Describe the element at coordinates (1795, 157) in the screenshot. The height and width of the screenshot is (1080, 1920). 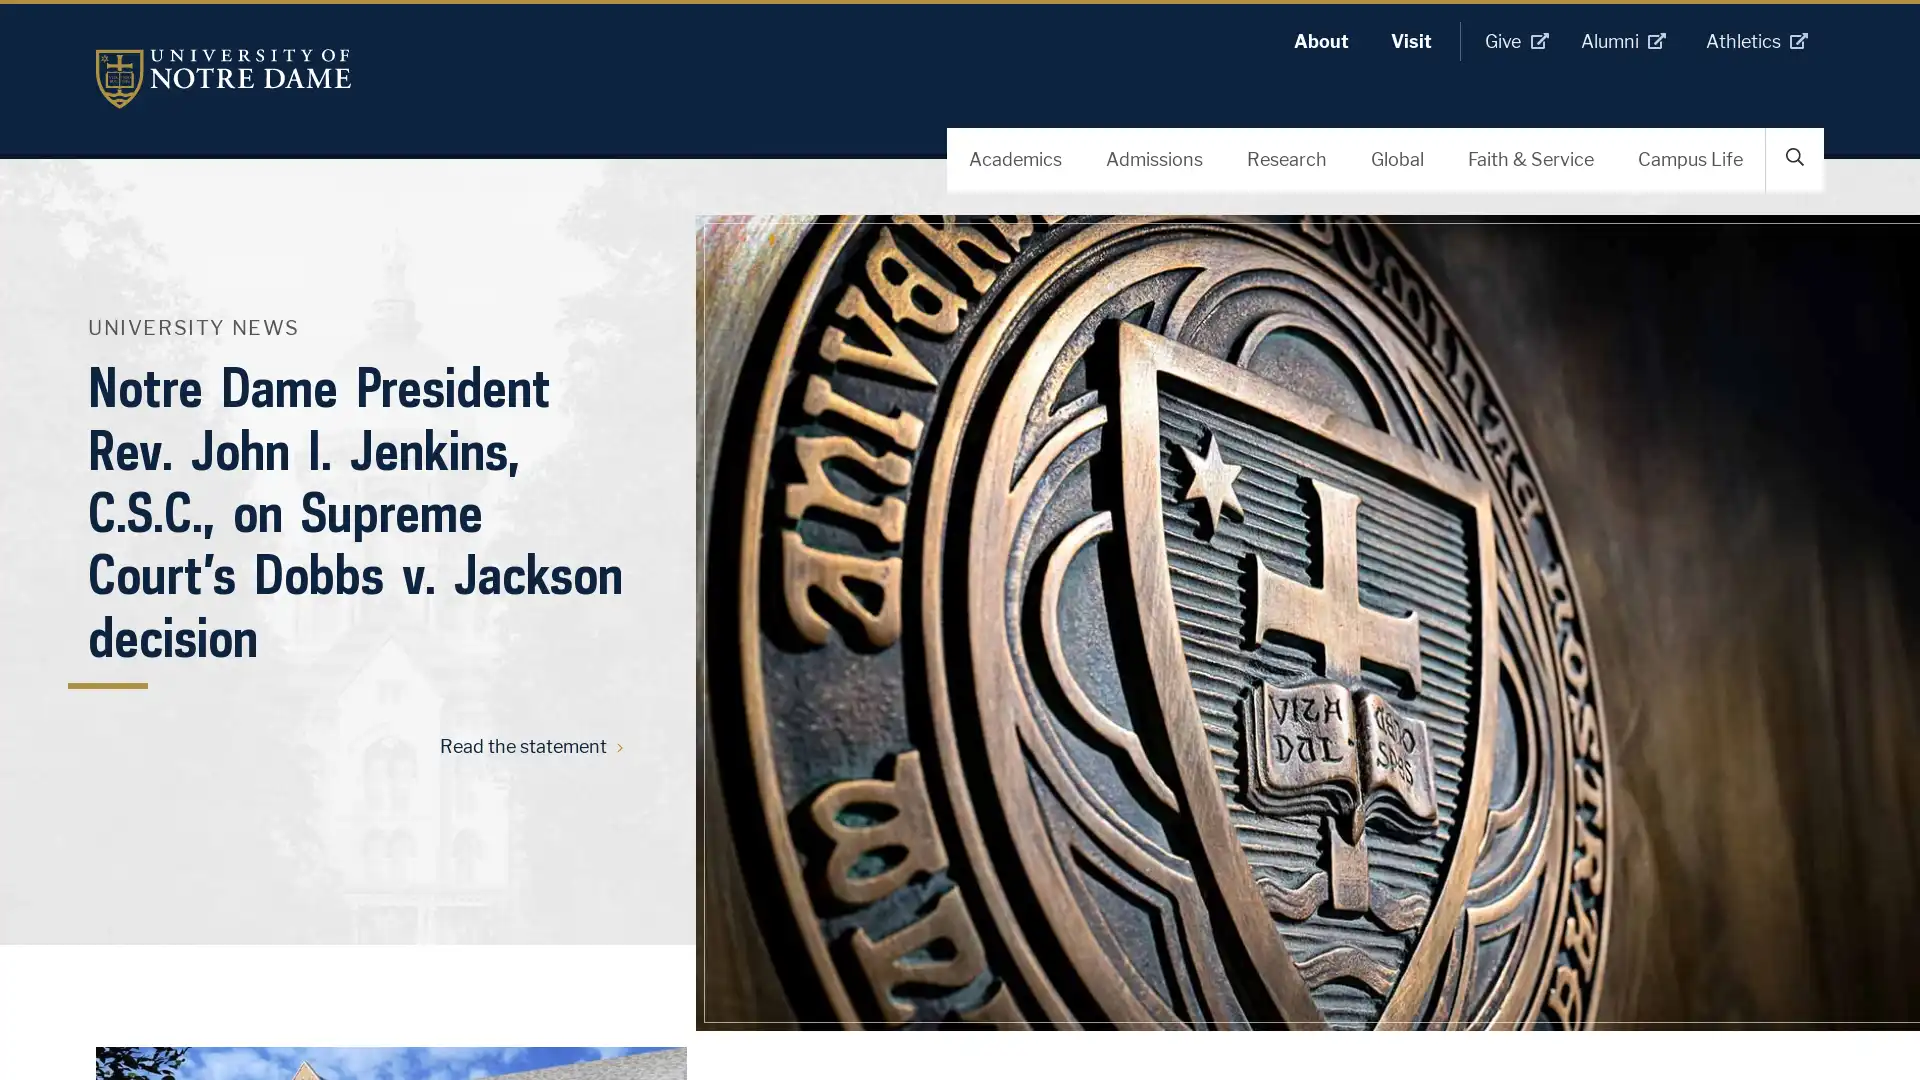
I see `Toggle search` at that location.